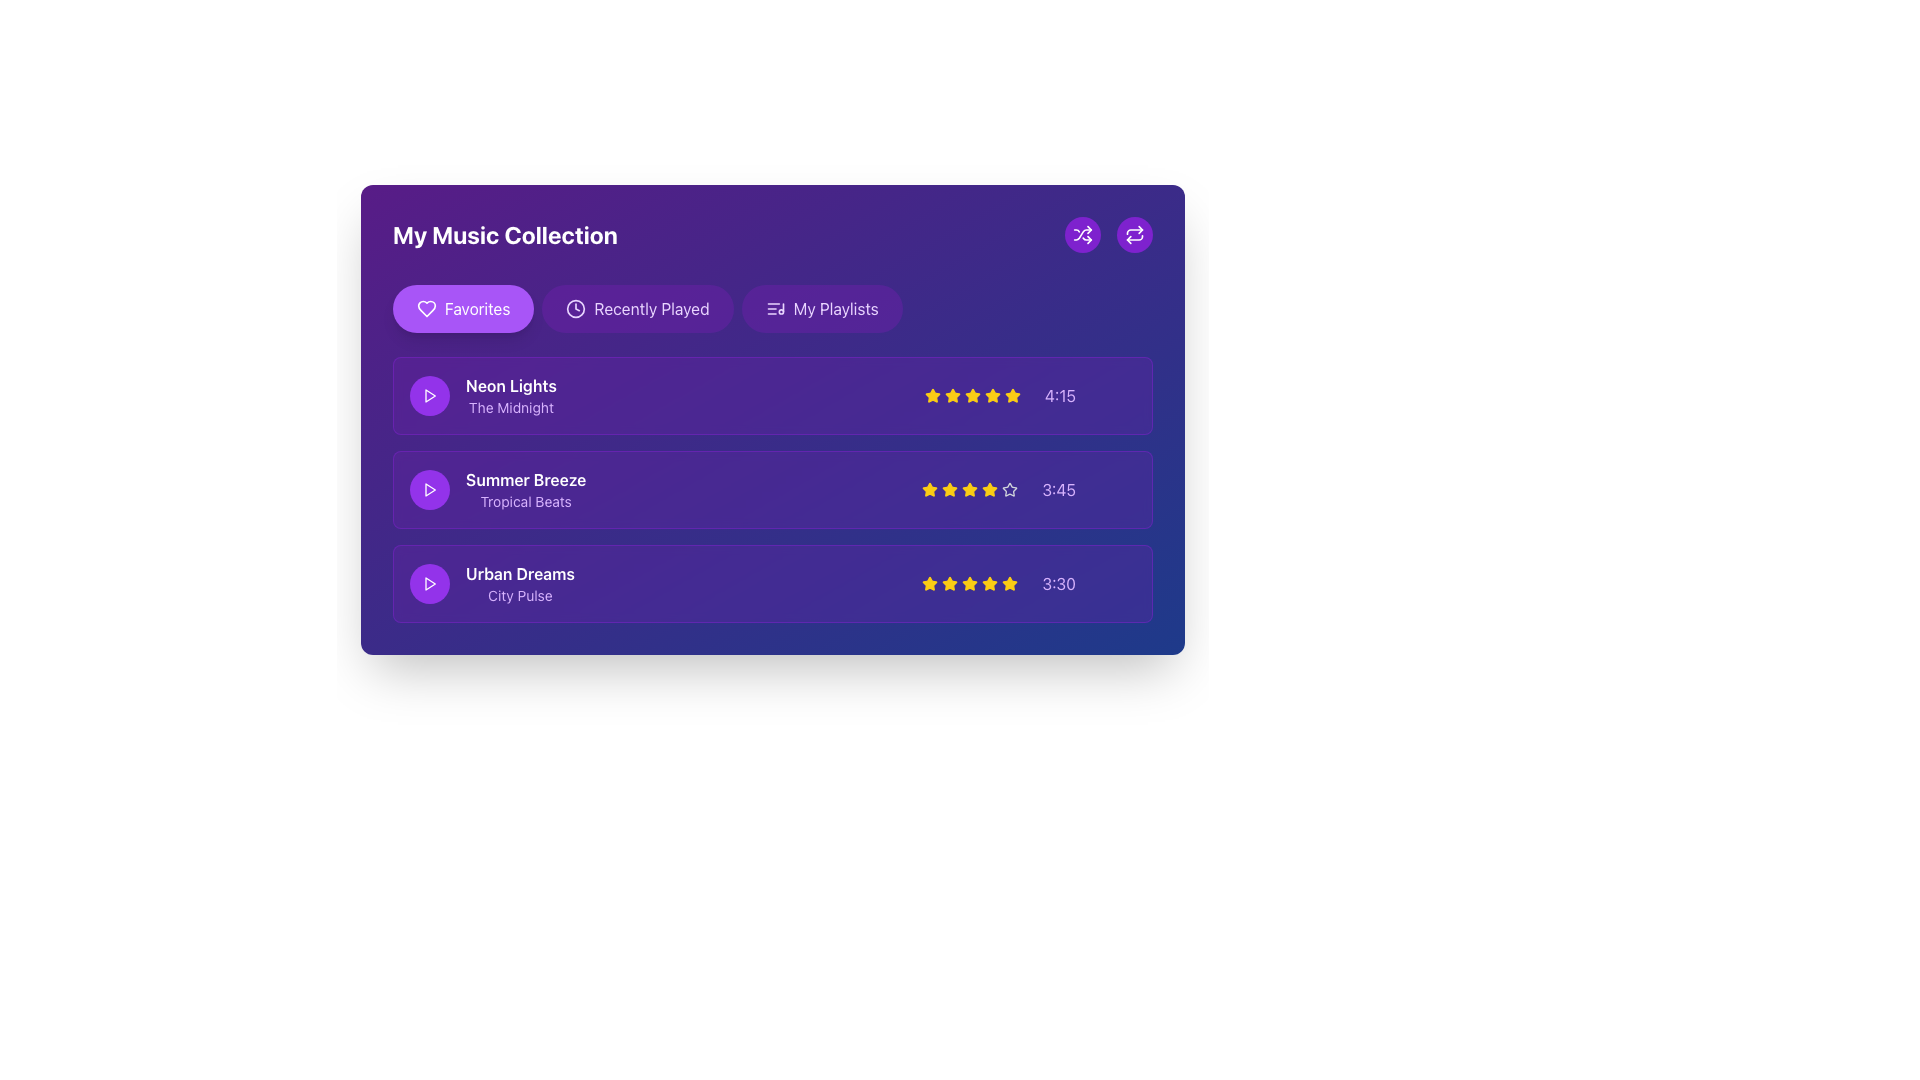  Describe the element at coordinates (637, 308) in the screenshot. I see `the 'Recently Played' button, which is the second button in a group of three buttons with a purple background and a circular clock icon to its left` at that location.